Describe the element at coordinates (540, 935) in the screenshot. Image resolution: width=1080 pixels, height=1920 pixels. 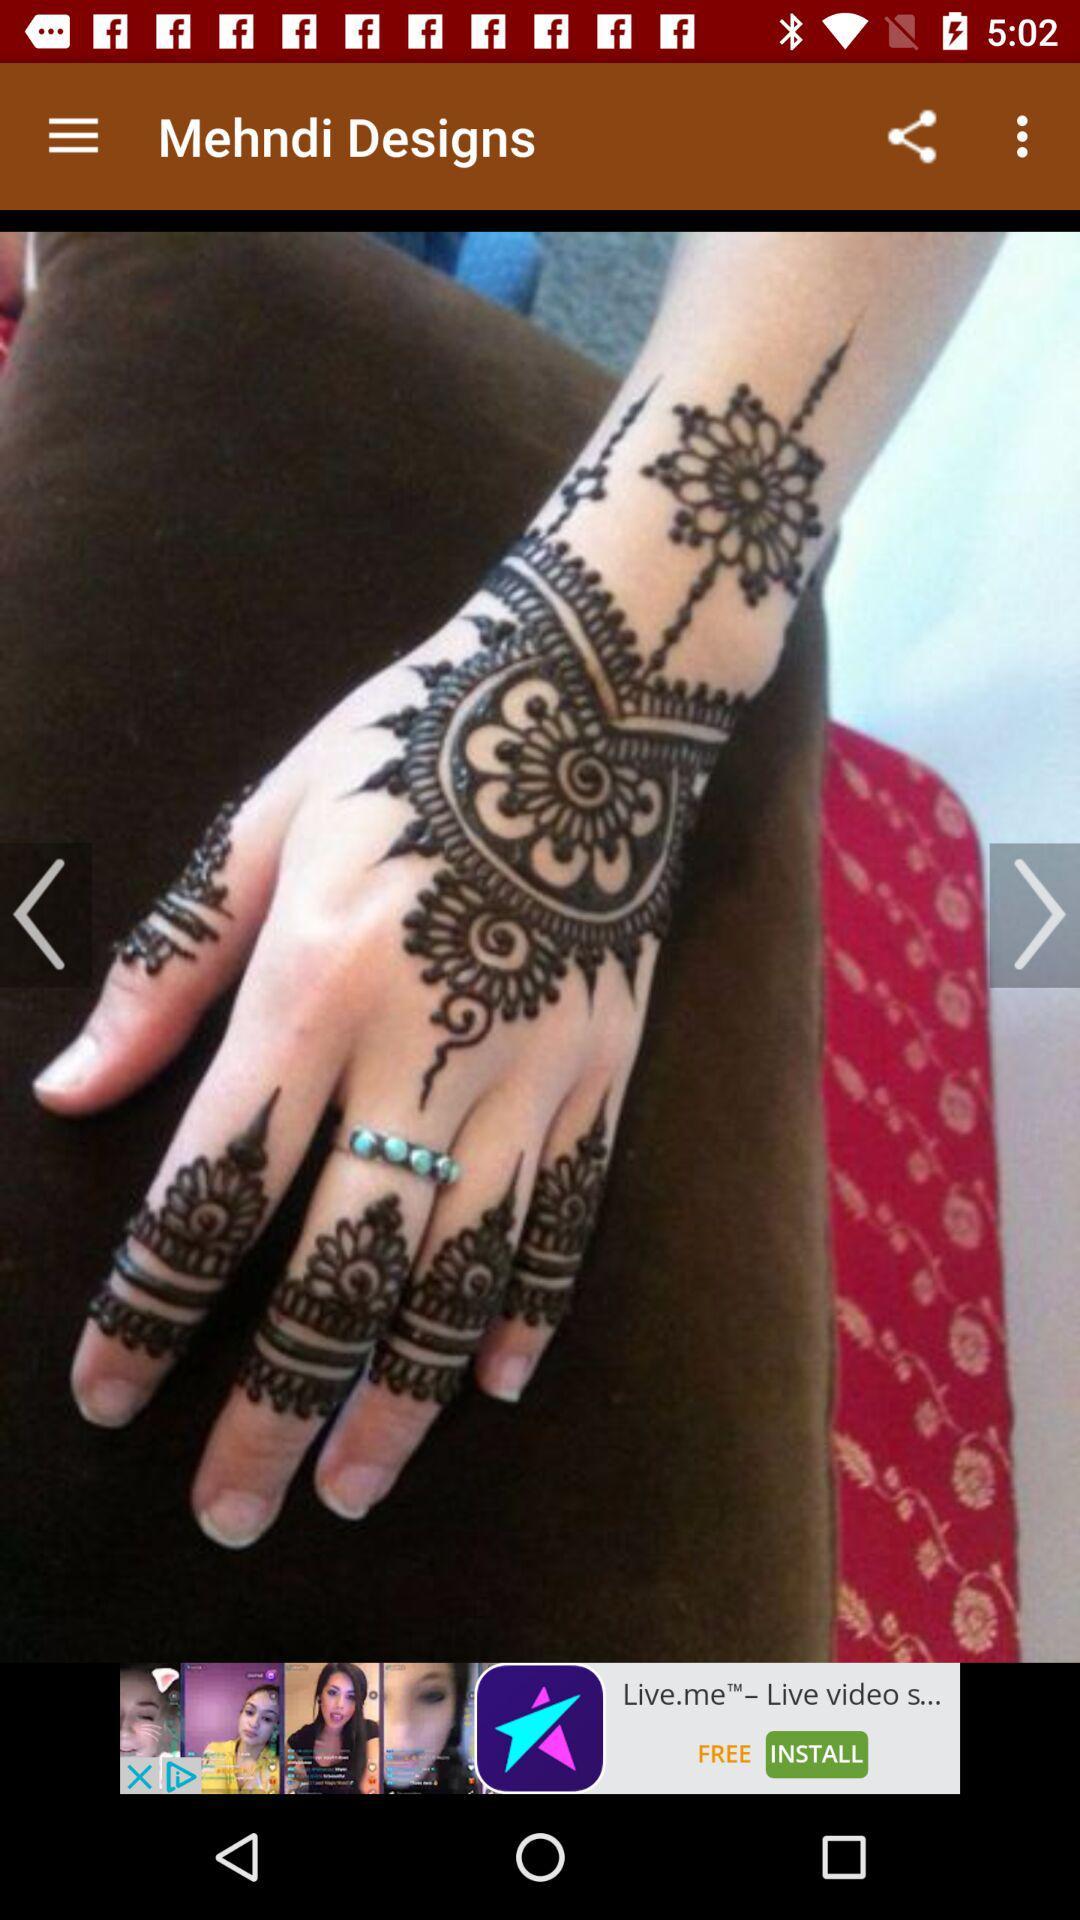
I see `gallery` at that location.